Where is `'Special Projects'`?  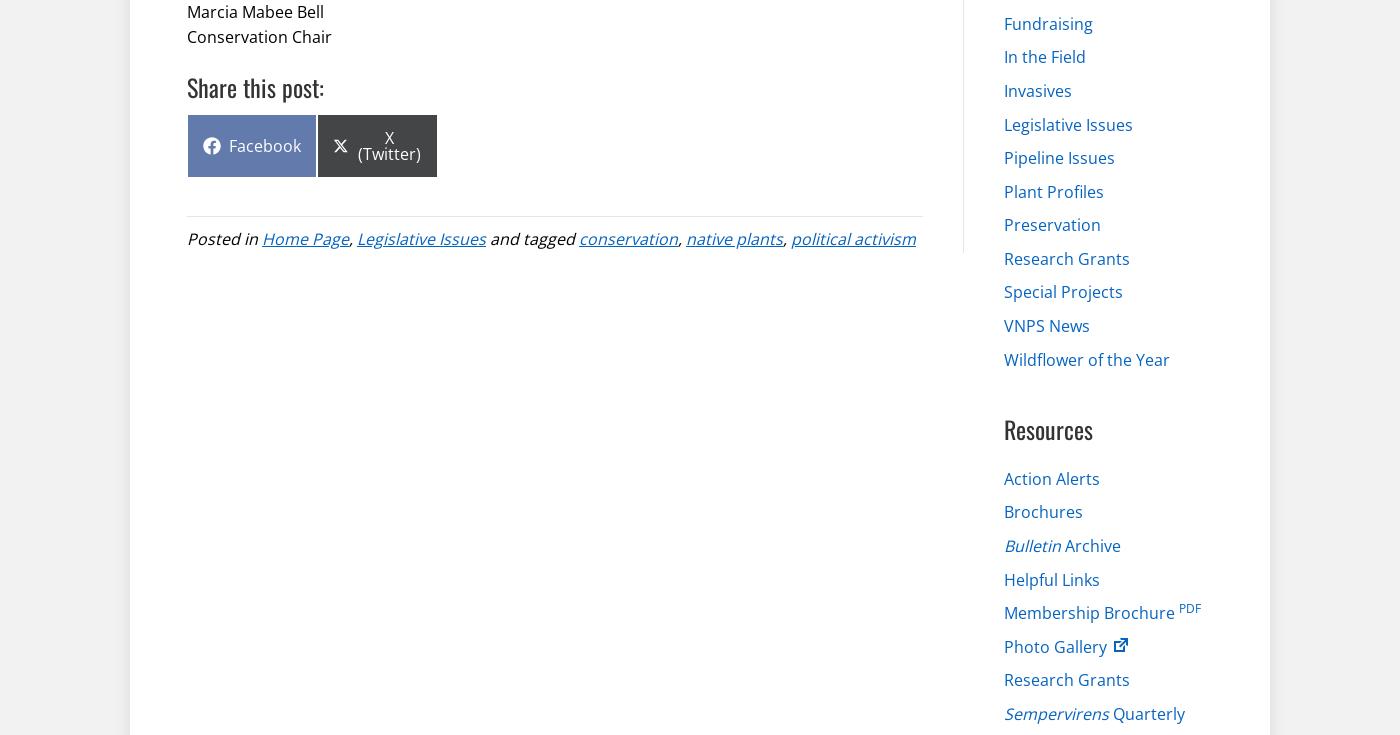 'Special Projects' is located at coordinates (1003, 292).